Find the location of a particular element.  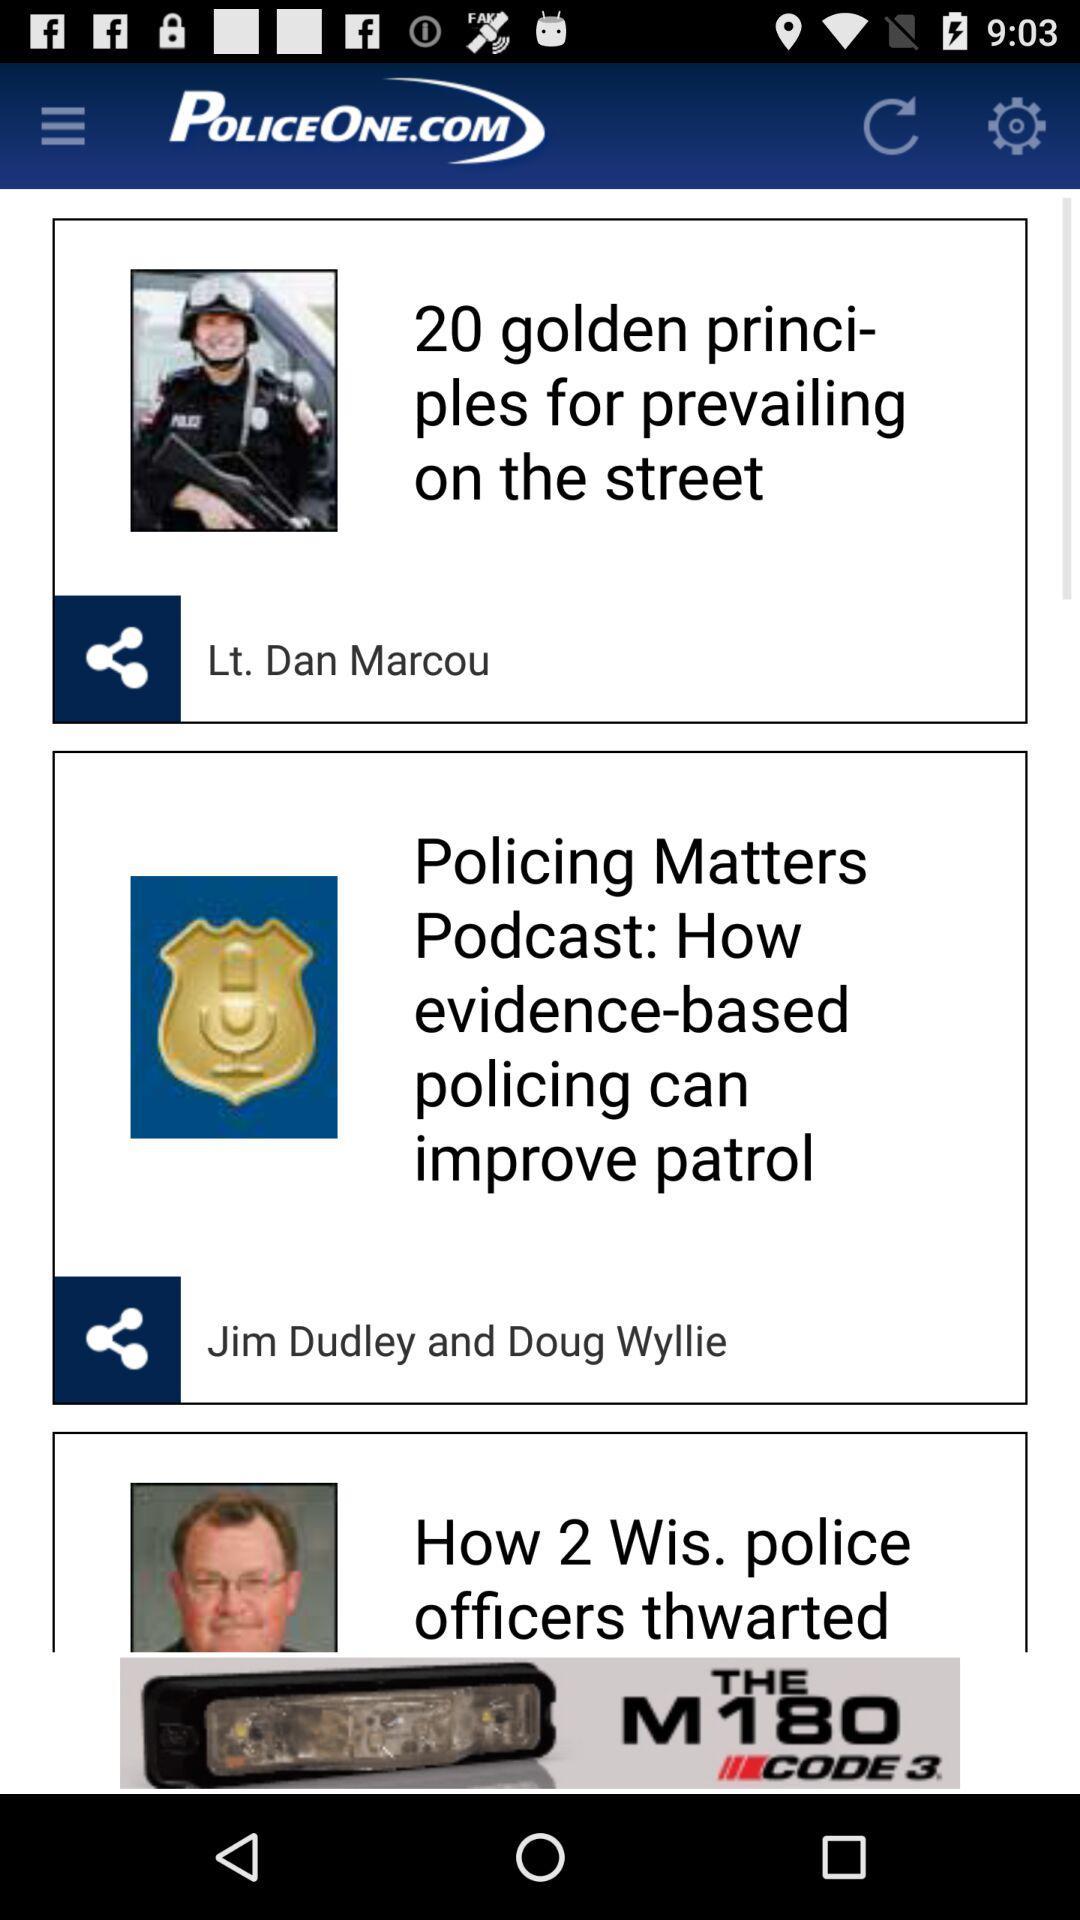

click refresh is located at coordinates (890, 124).